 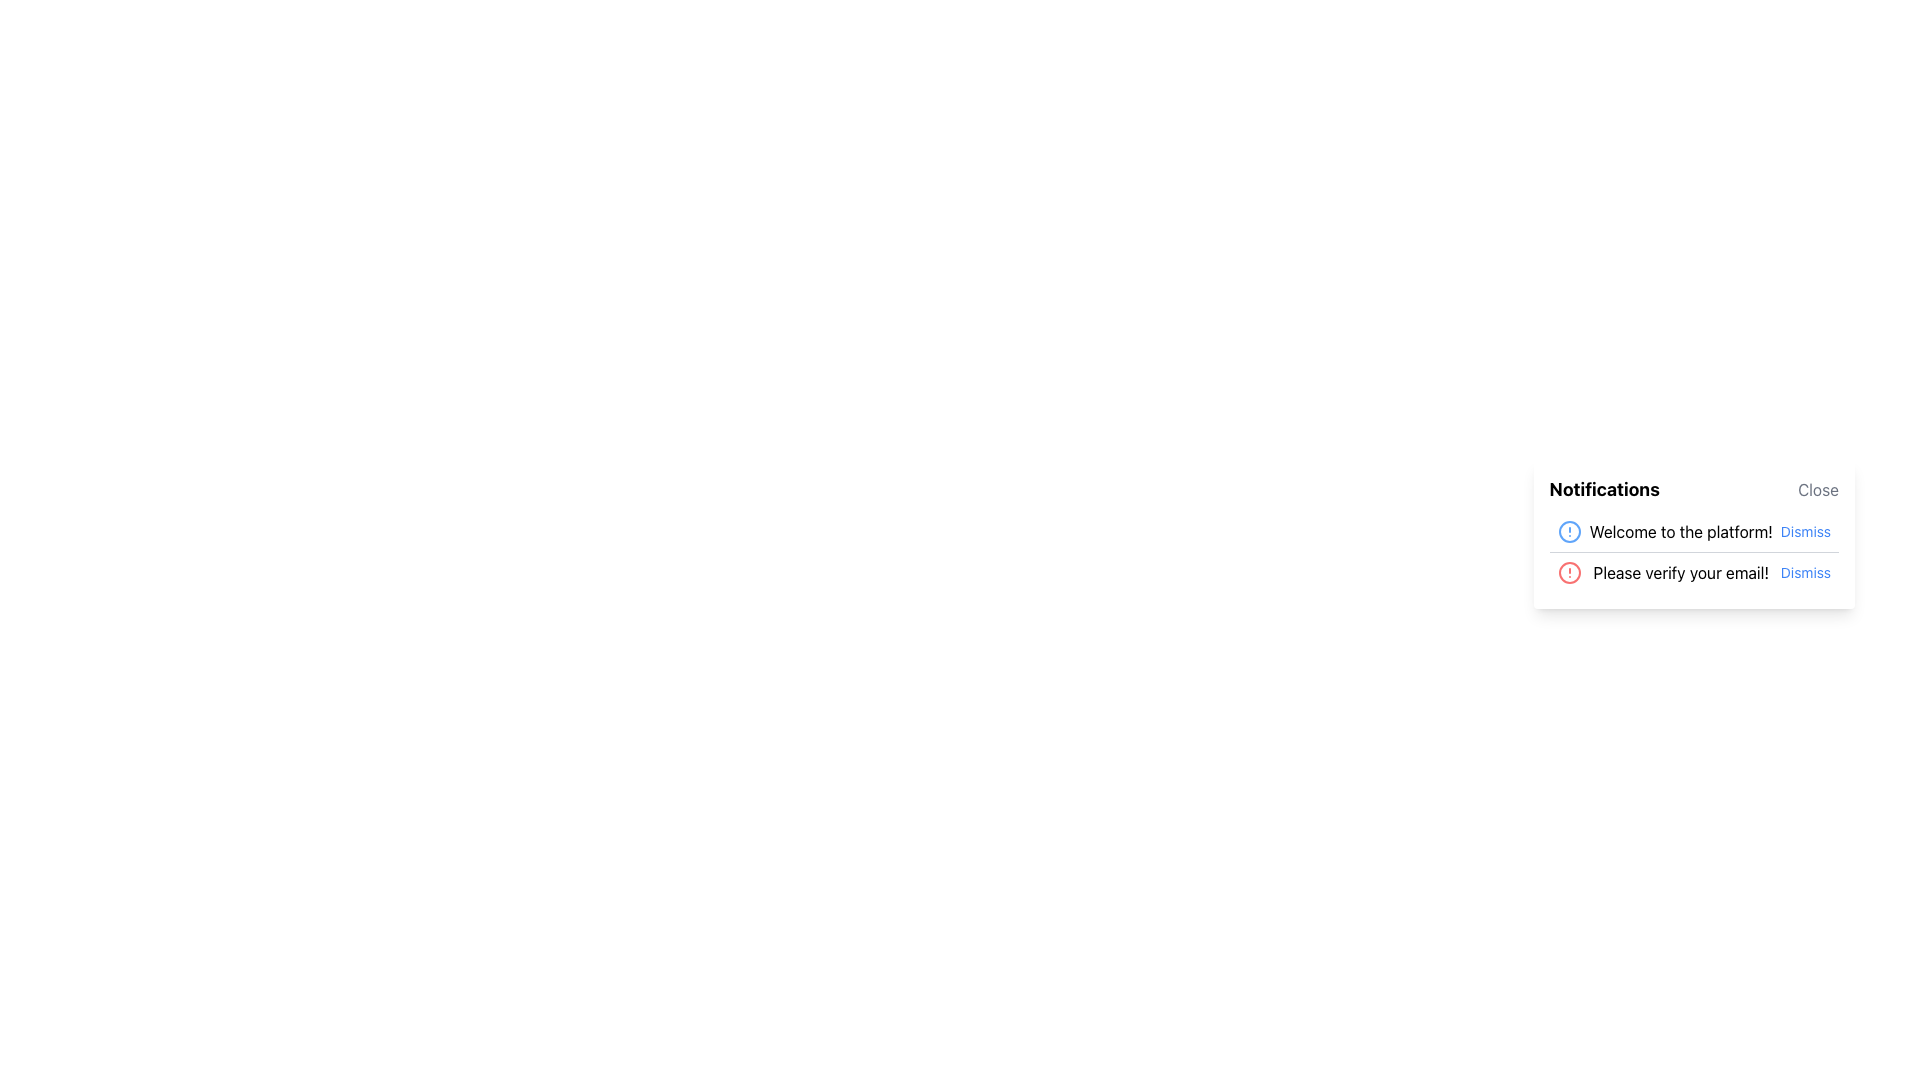 I want to click on the text element that informs the user about the need to verify their email address in the second row of the notification list, located between an alert icon and a dismiss link, so click(x=1680, y=573).